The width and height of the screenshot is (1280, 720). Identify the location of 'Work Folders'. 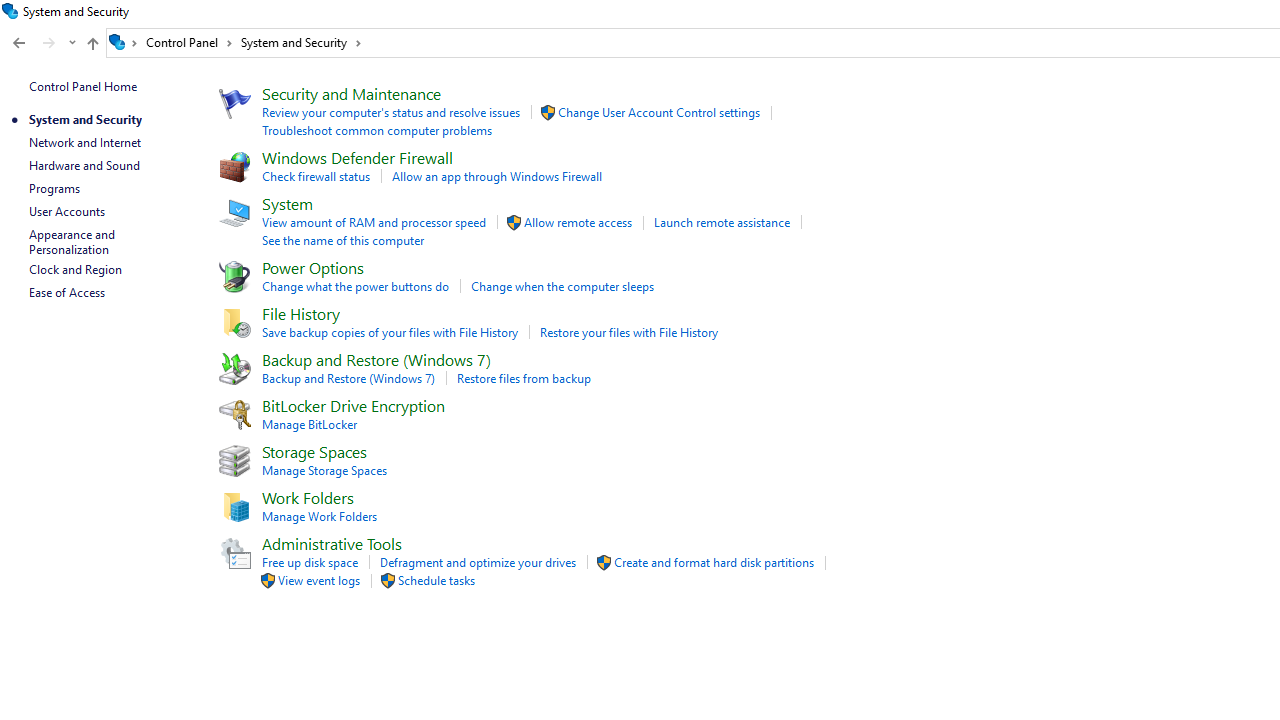
(306, 496).